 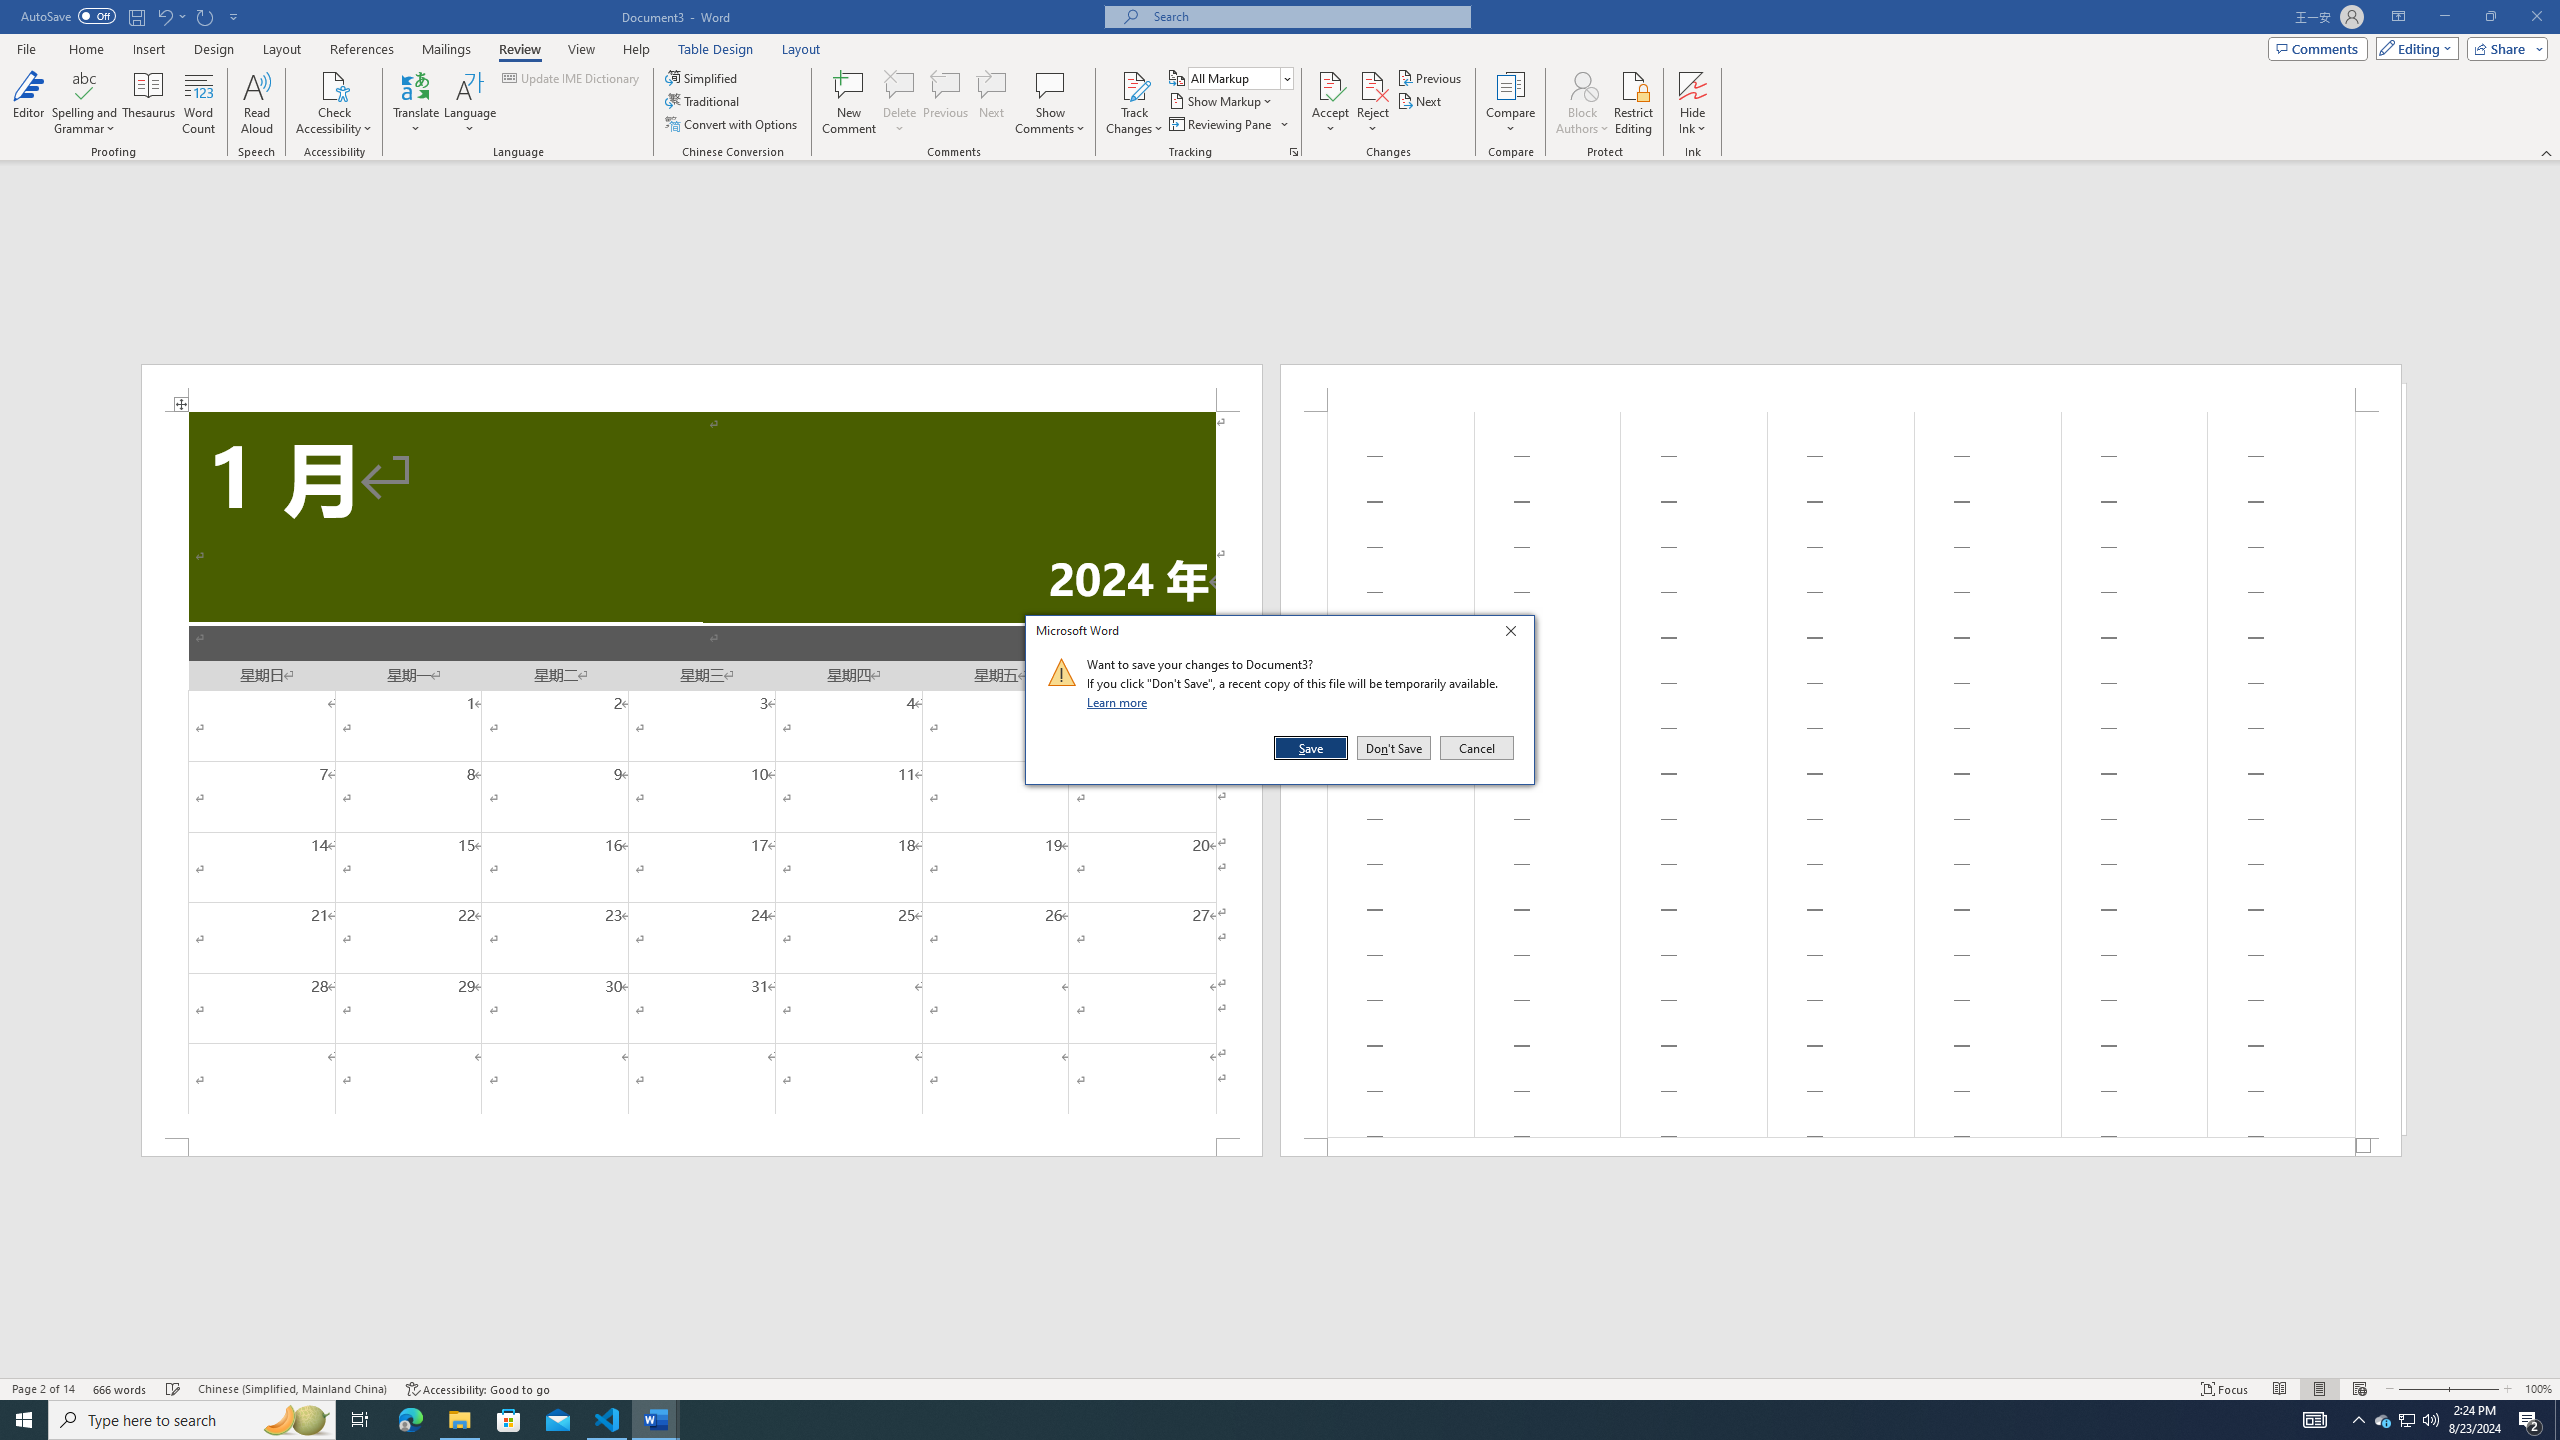 I want to click on 'Check Accessibility', so click(x=334, y=103).